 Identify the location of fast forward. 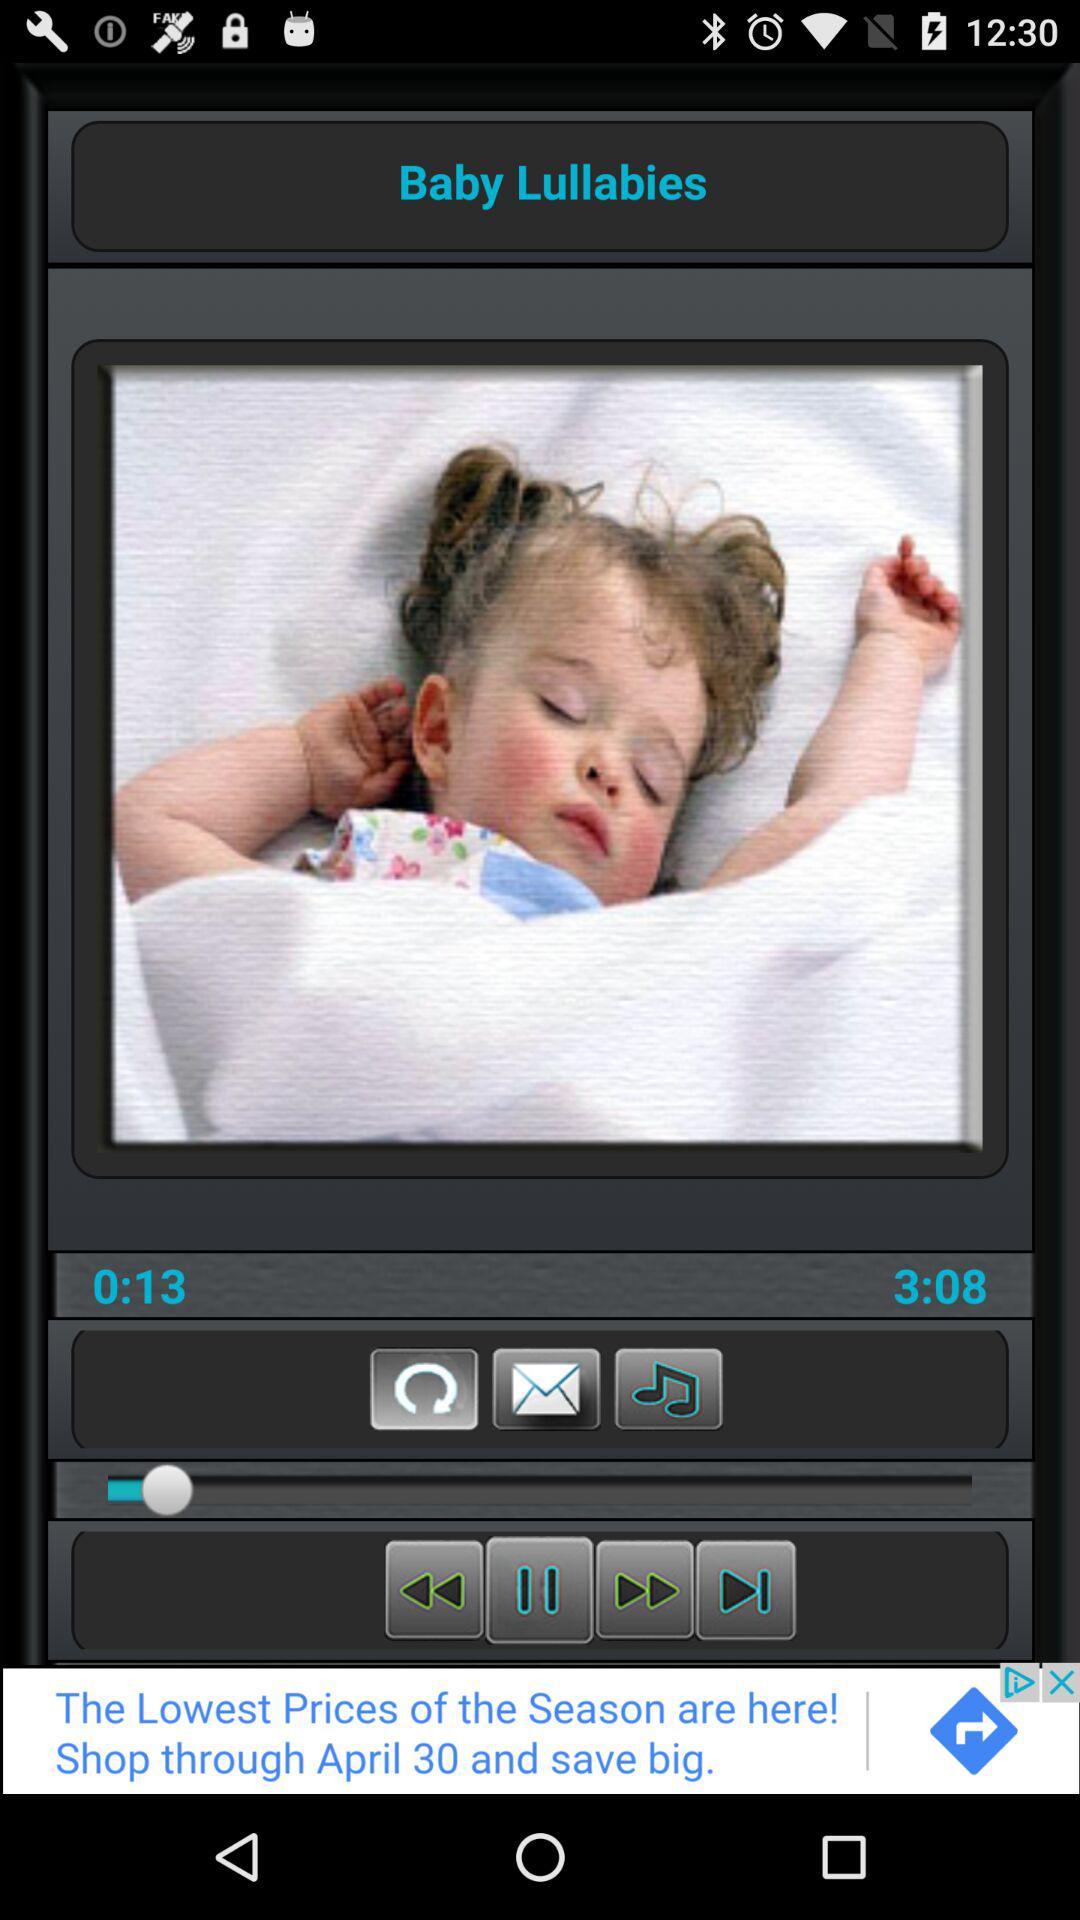
(644, 1589).